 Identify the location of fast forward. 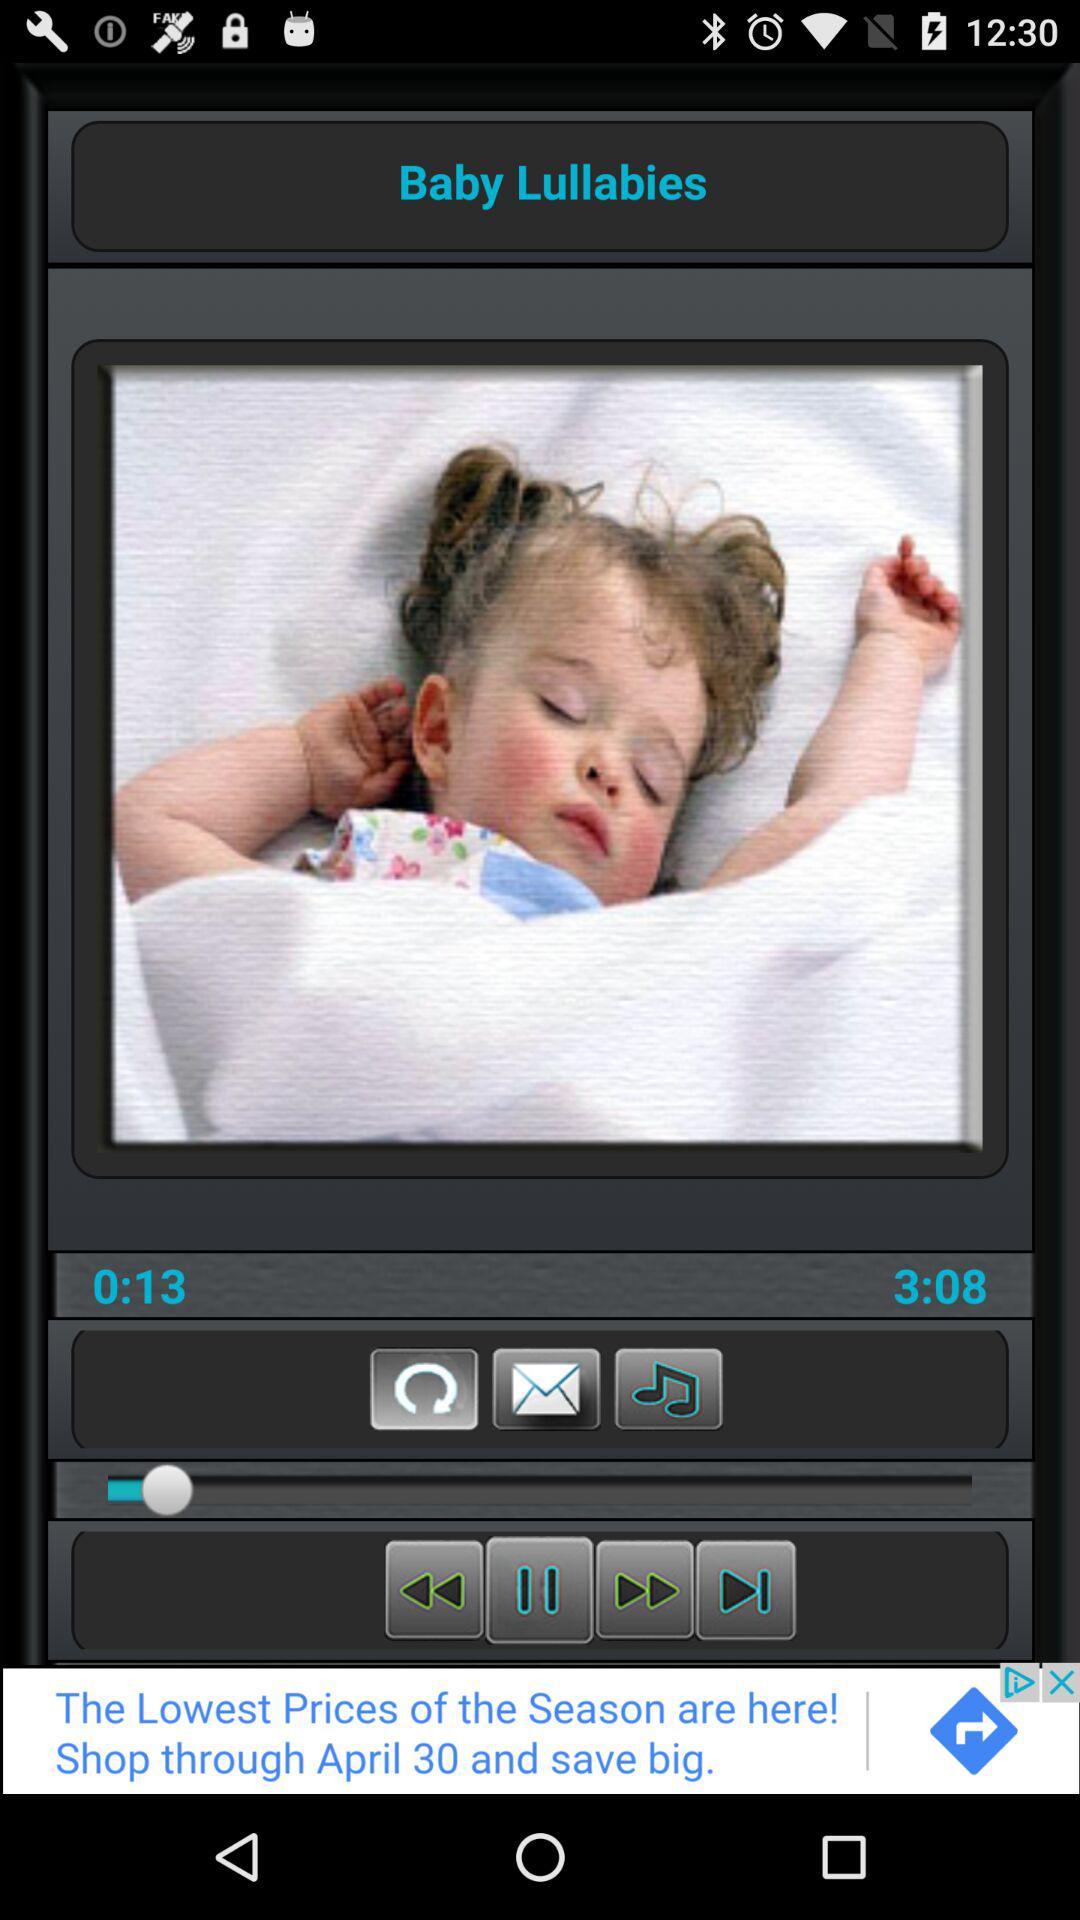
(644, 1589).